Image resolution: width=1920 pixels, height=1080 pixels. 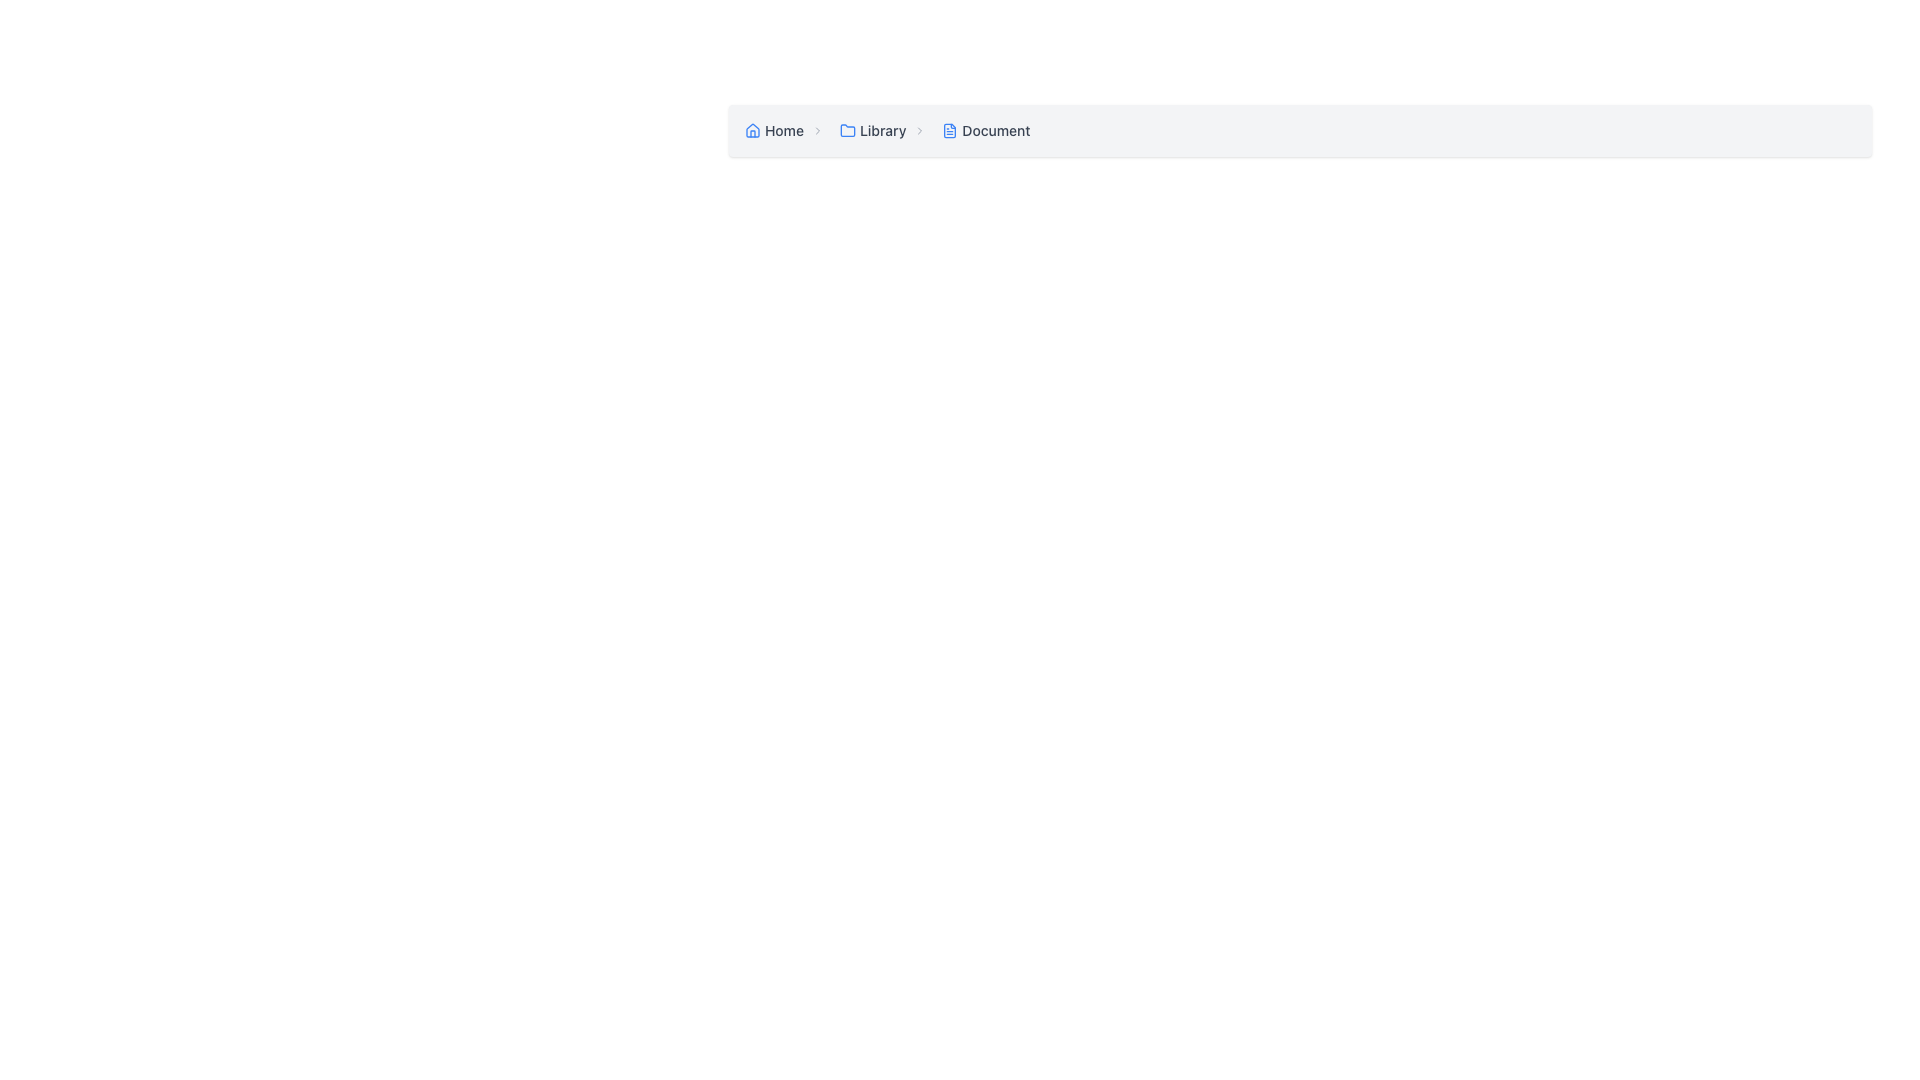 I want to click on the 'Library' text label in the breadcrumb navigation bar, so click(x=882, y=131).